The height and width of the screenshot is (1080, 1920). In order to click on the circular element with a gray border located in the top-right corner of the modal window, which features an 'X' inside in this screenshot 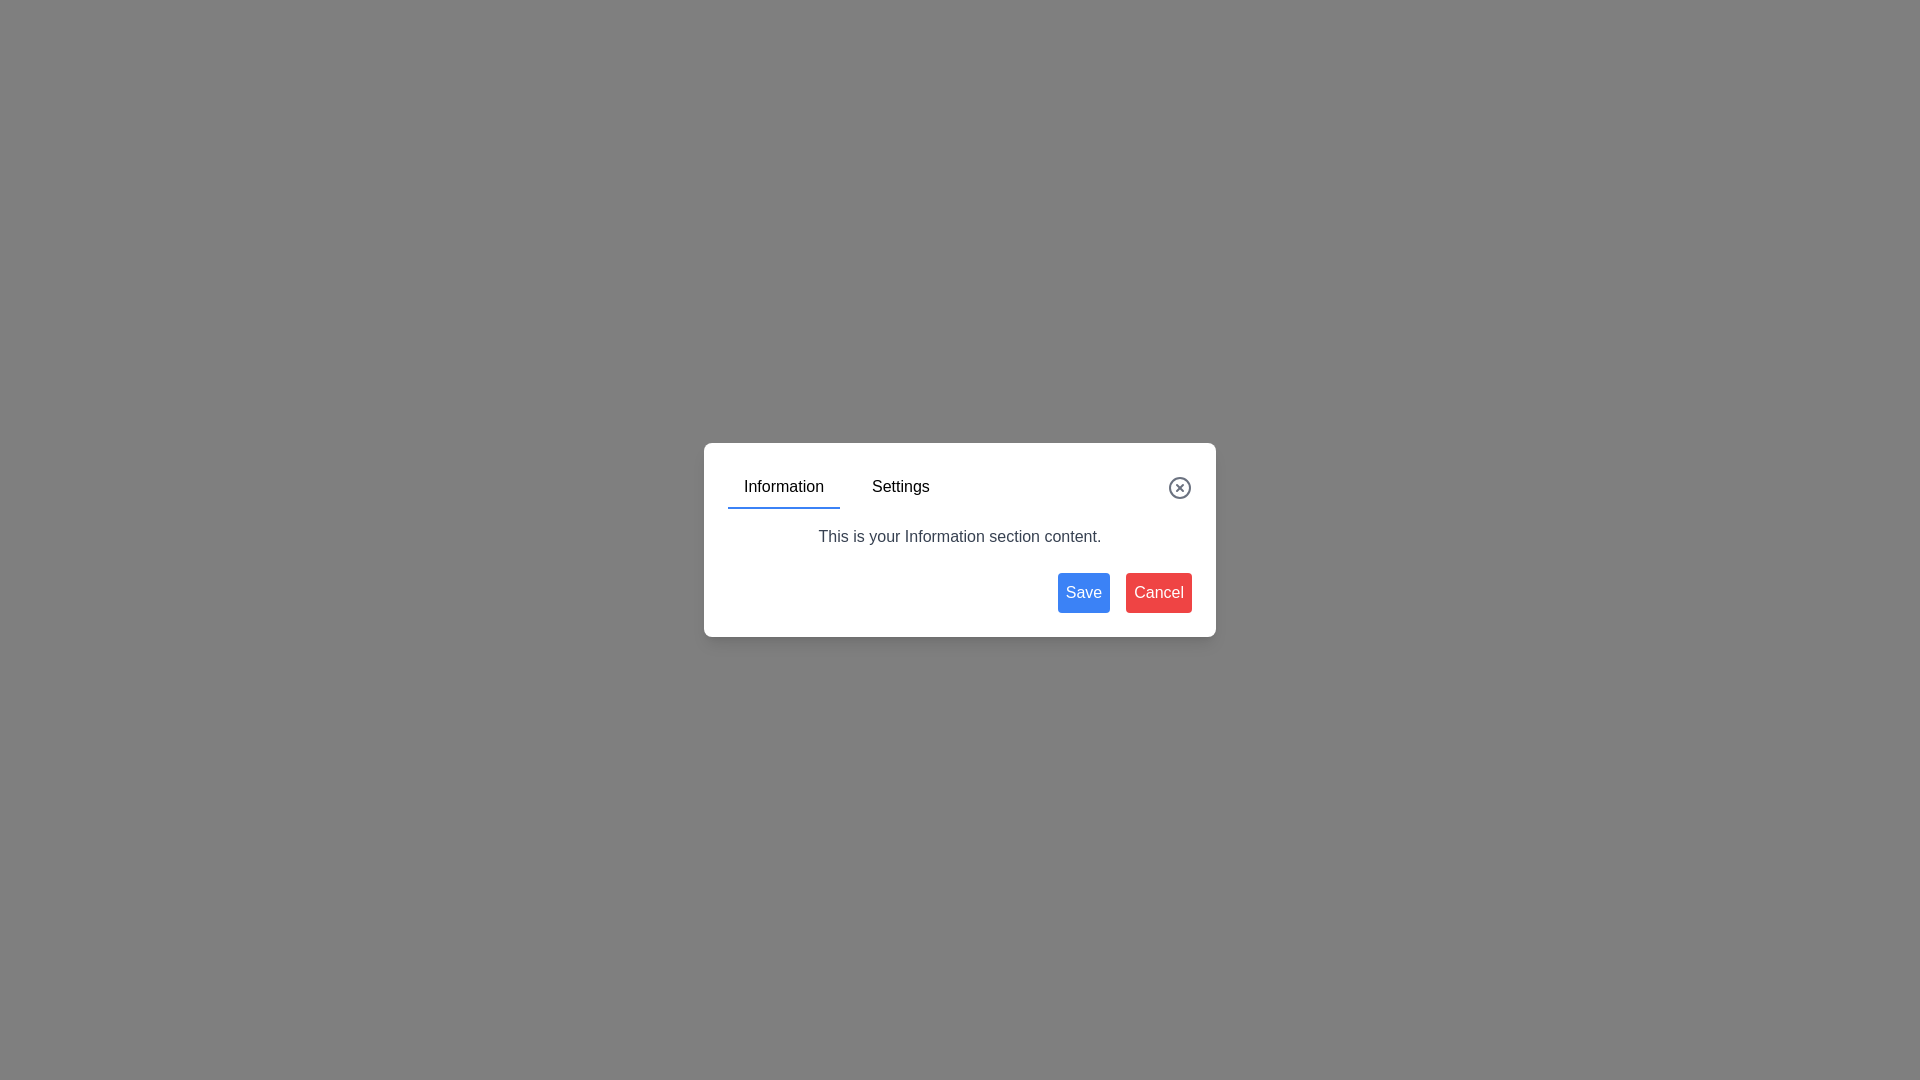, I will do `click(1180, 488)`.